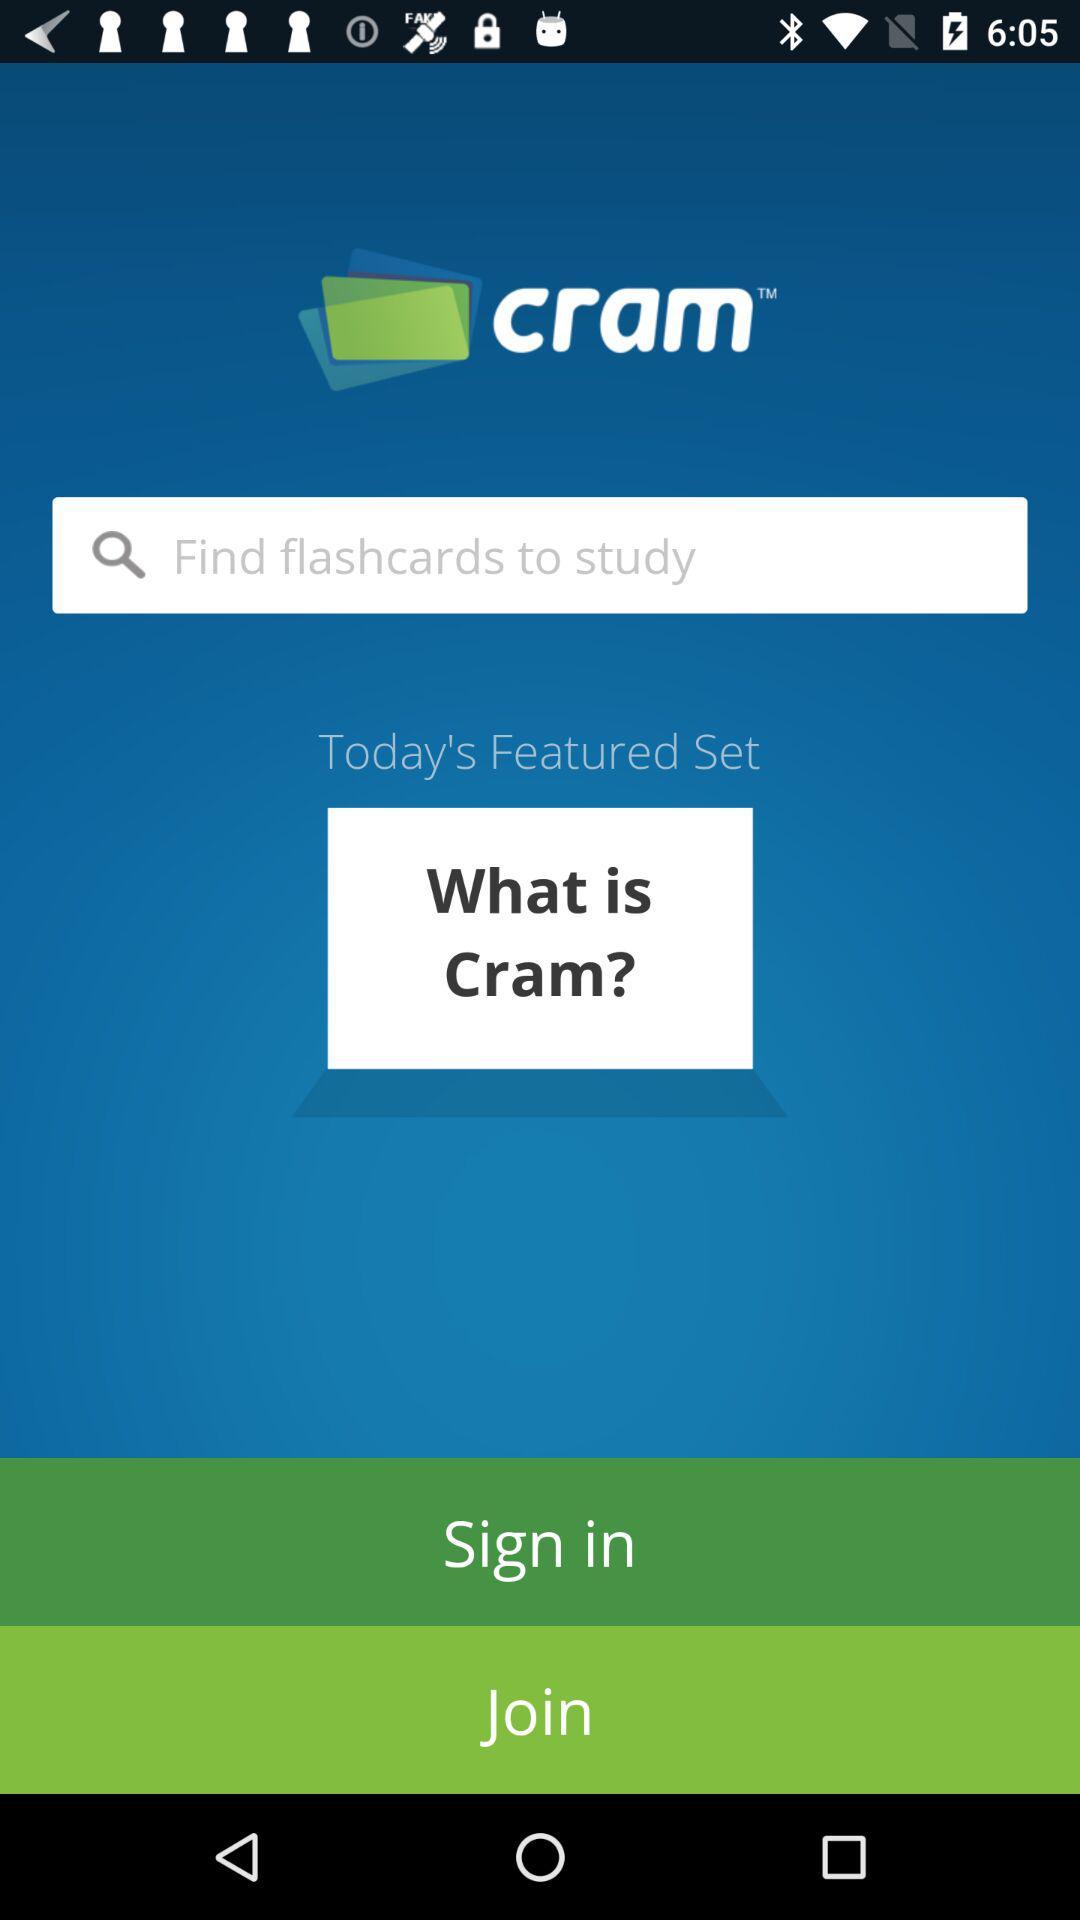 The height and width of the screenshot is (1920, 1080). What do you see at coordinates (540, 1540) in the screenshot?
I see `item above join` at bounding box center [540, 1540].